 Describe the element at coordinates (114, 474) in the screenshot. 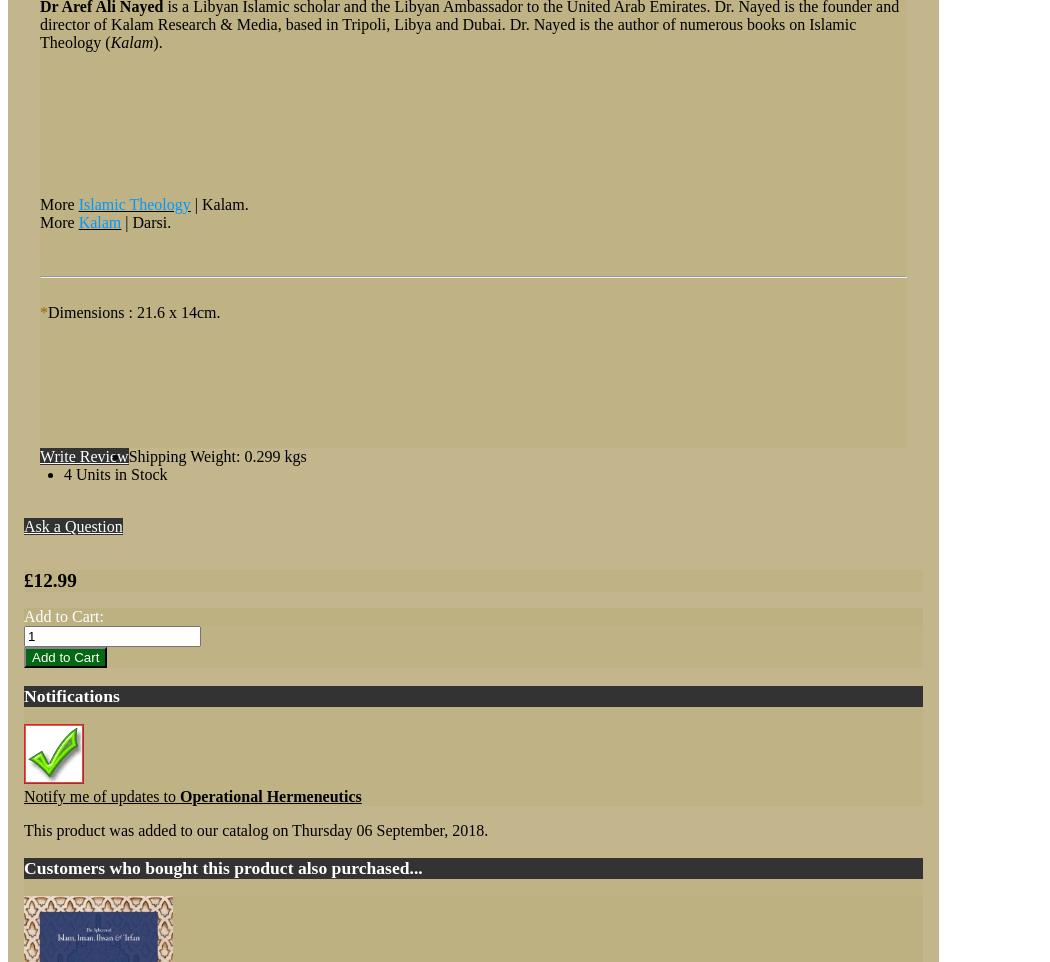

I see `'4 Units in Stock'` at that location.